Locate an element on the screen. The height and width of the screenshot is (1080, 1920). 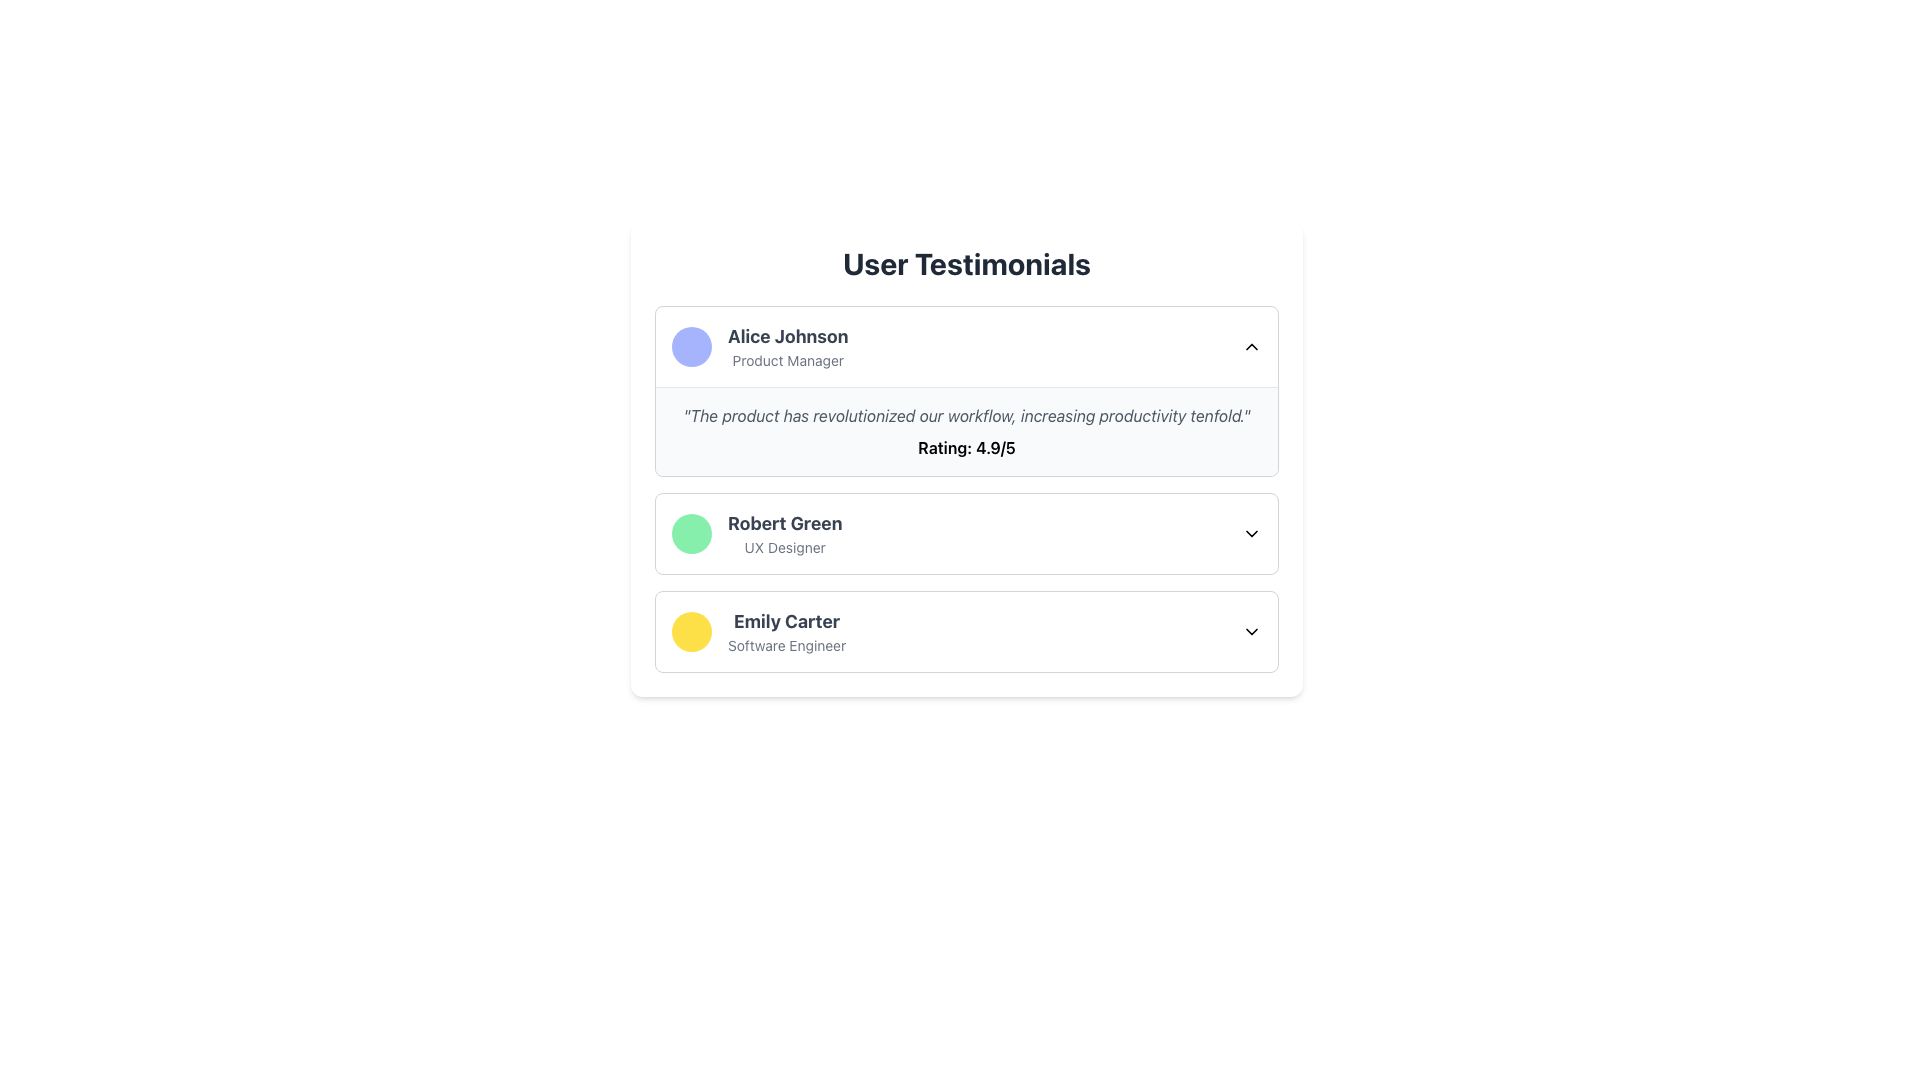
text label for the testimonial entry authored by Emily Carter, which is positioned above the subtitle 'Software Engineer' in the third testimonial entry is located at coordinates (786, 620).